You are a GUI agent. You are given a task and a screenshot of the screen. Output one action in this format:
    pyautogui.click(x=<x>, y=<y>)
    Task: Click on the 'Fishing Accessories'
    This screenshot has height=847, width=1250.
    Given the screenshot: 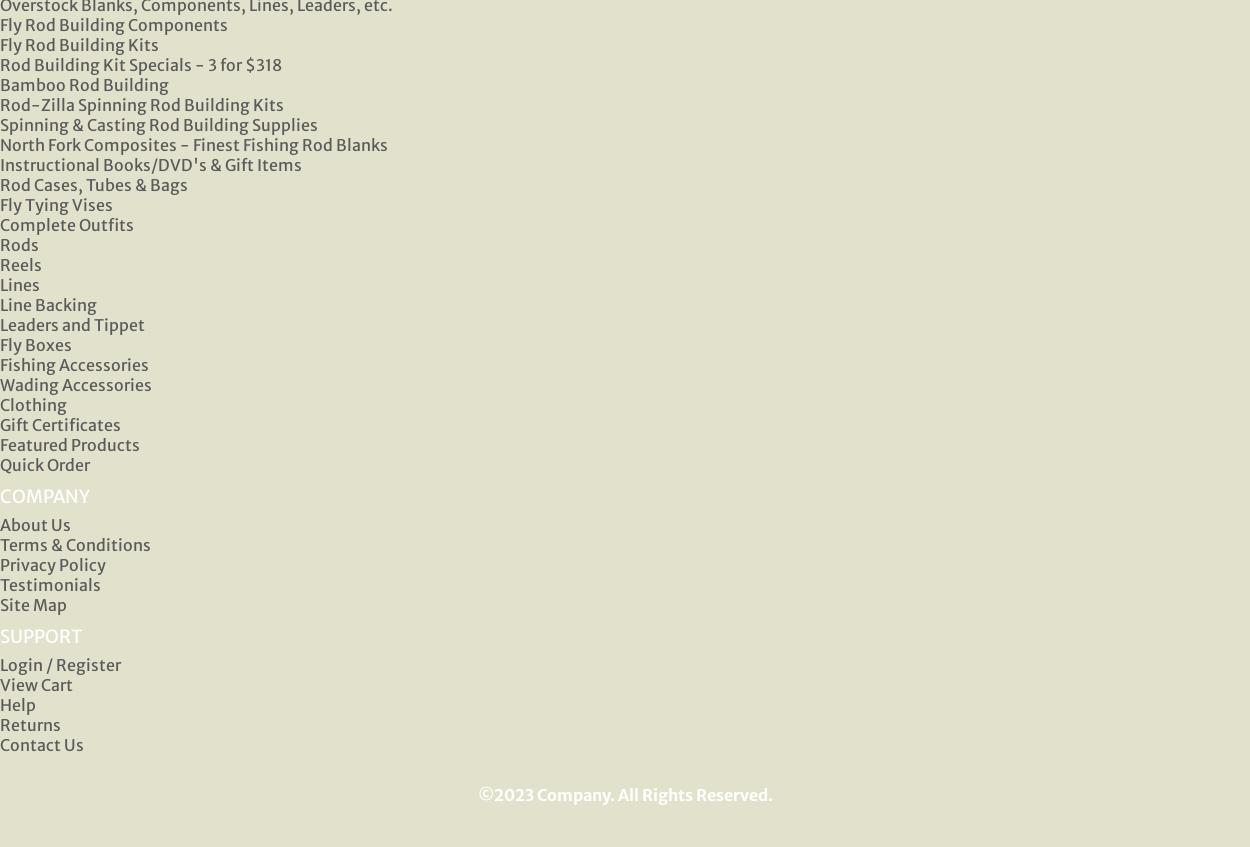 What is the action you would take?
    pyautogui.click(x=73, y=363)
    